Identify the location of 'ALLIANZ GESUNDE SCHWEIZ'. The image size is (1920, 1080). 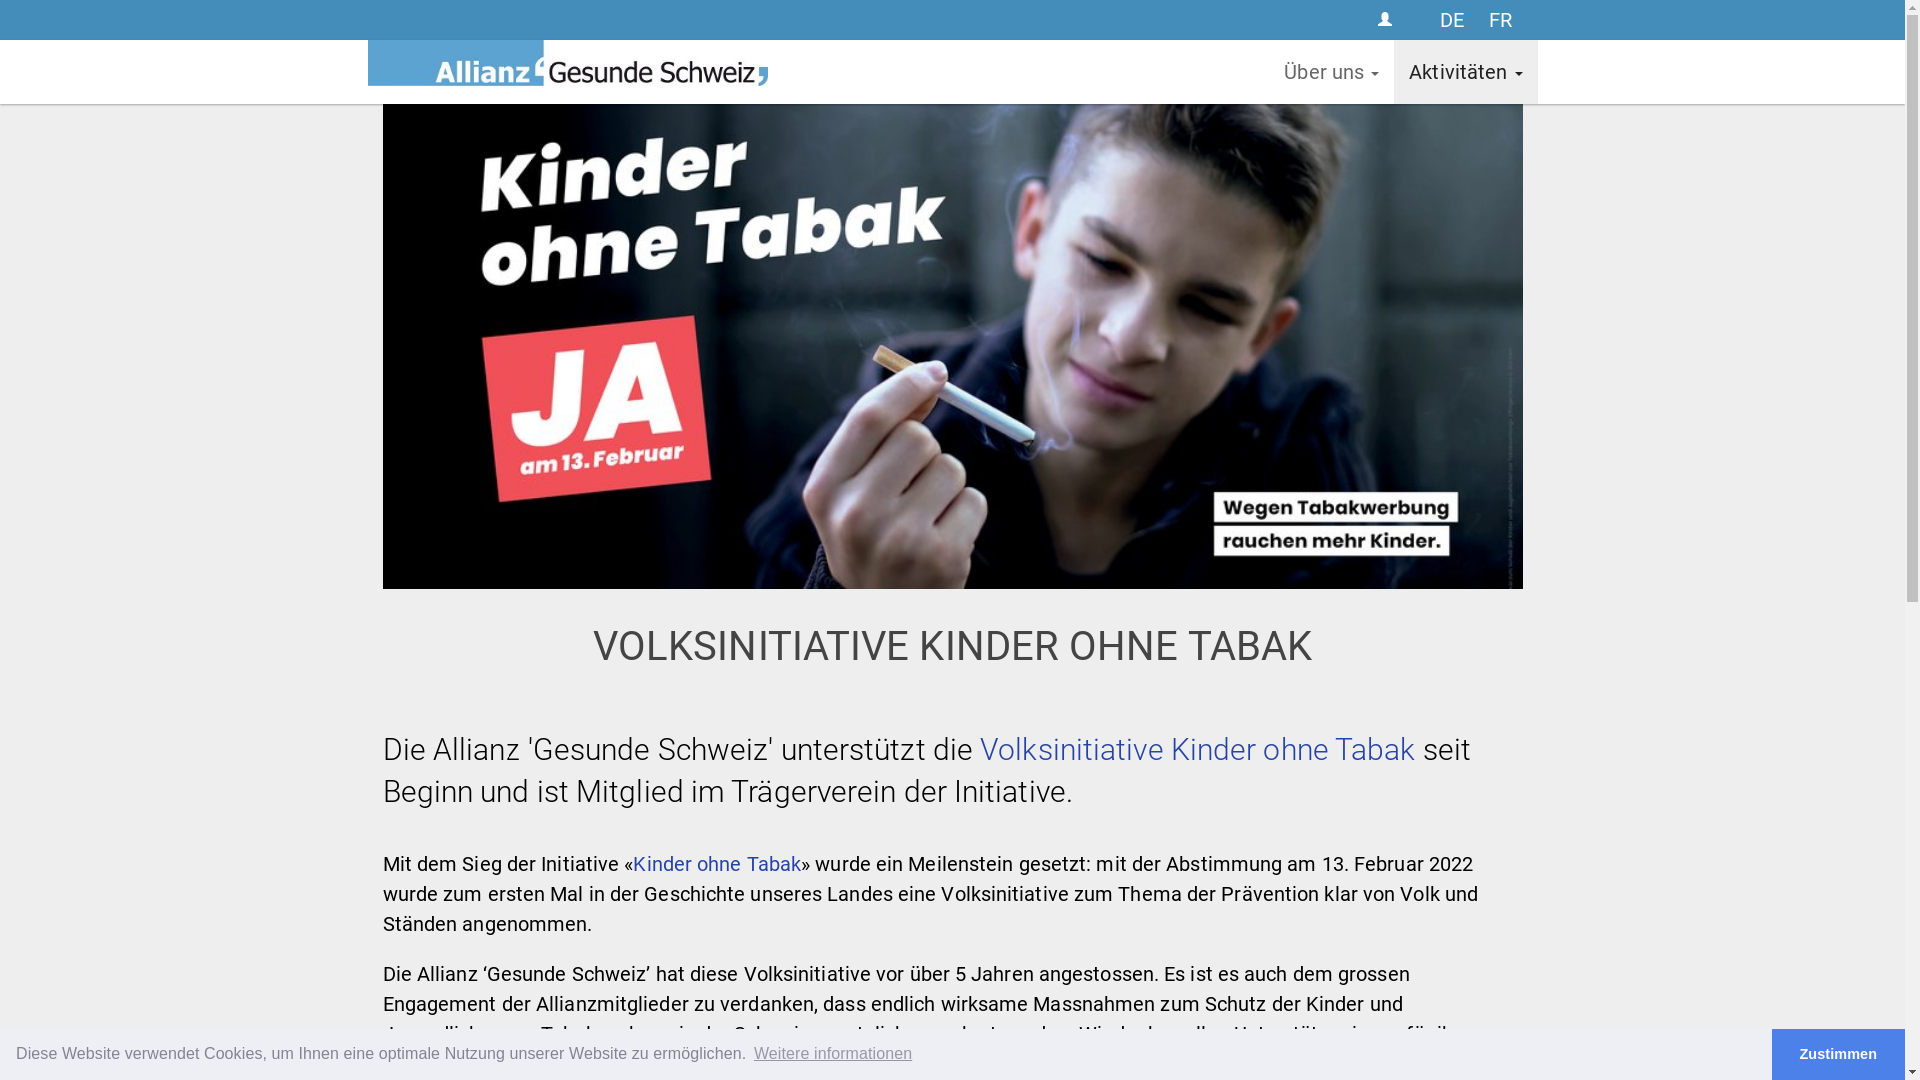
(566, 71).